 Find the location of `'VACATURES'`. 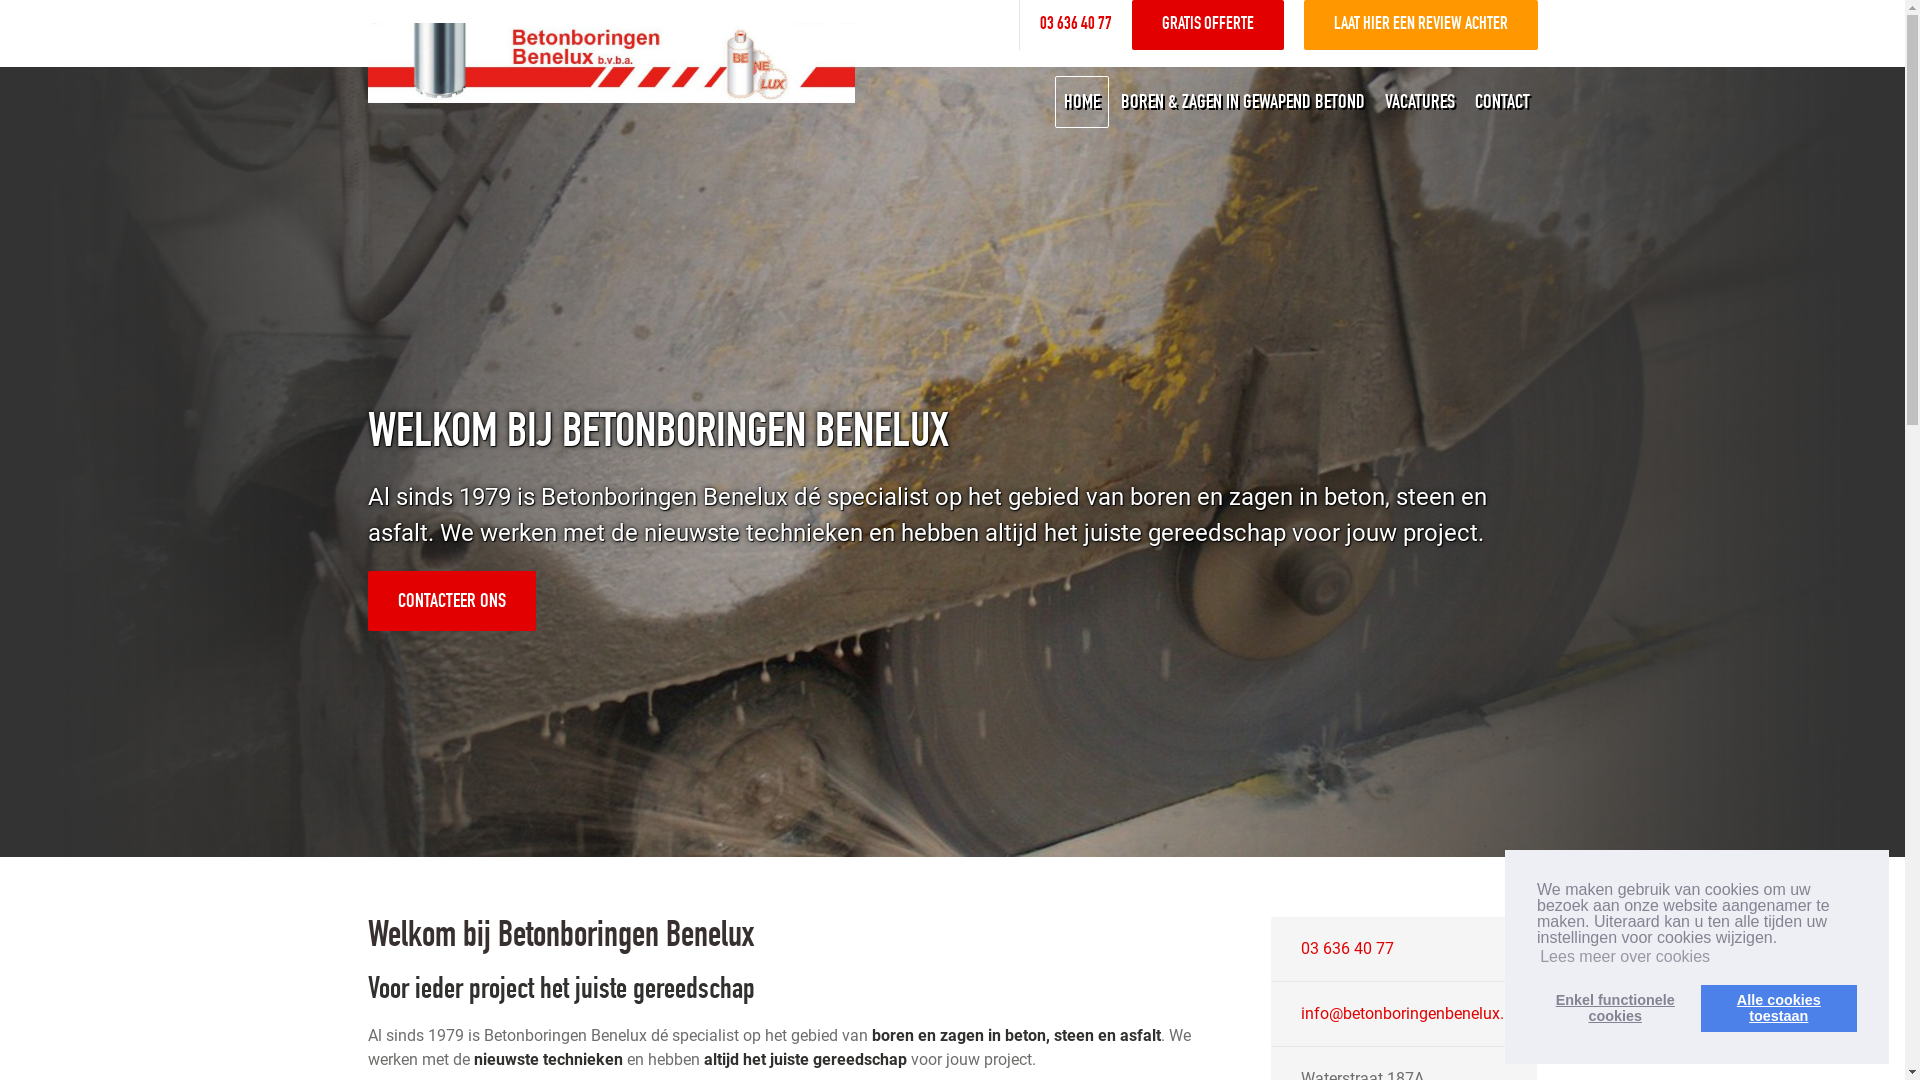

'VACATURES' is located at coordinates (1418, 101).